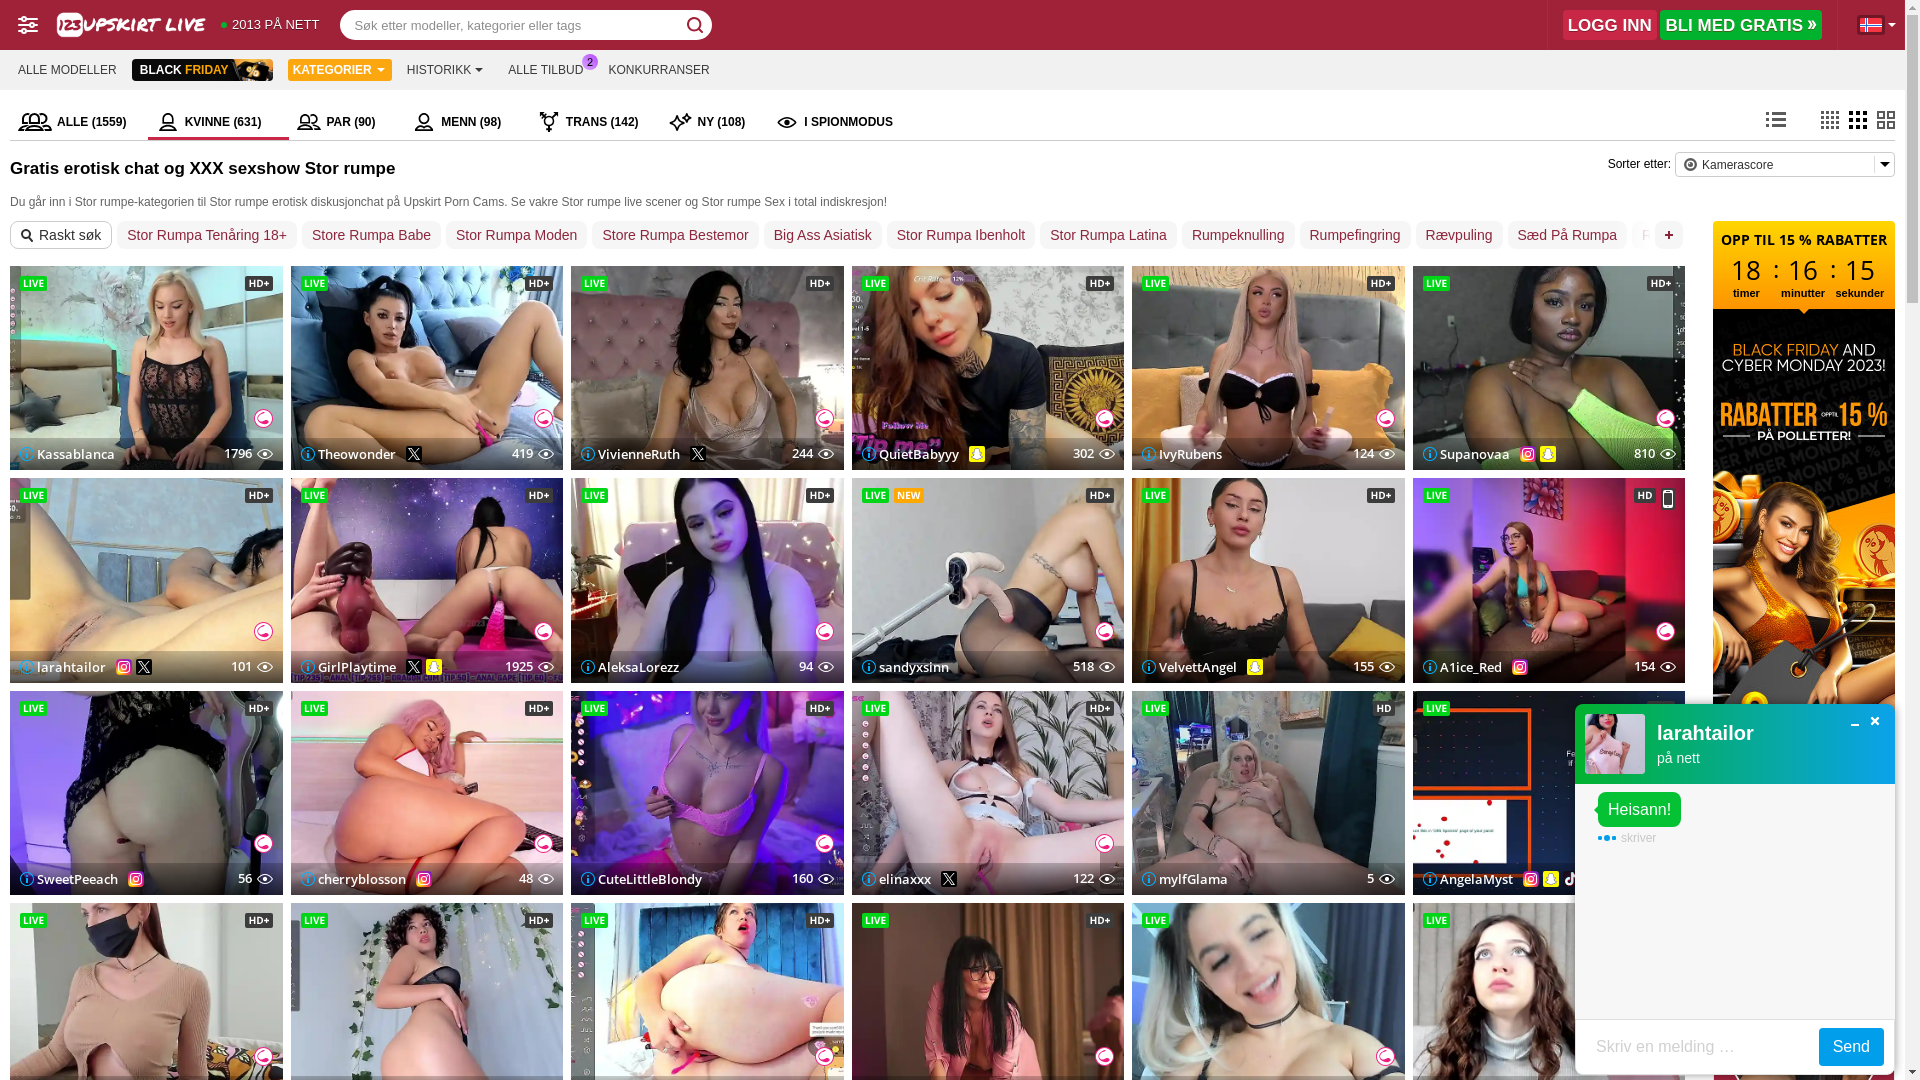 The image size is (1920, 1080). What do you see at coordinates (834, 122) in the screenshot?
I see `'I SPIONMODUS'` at bounding box center [834, 122].